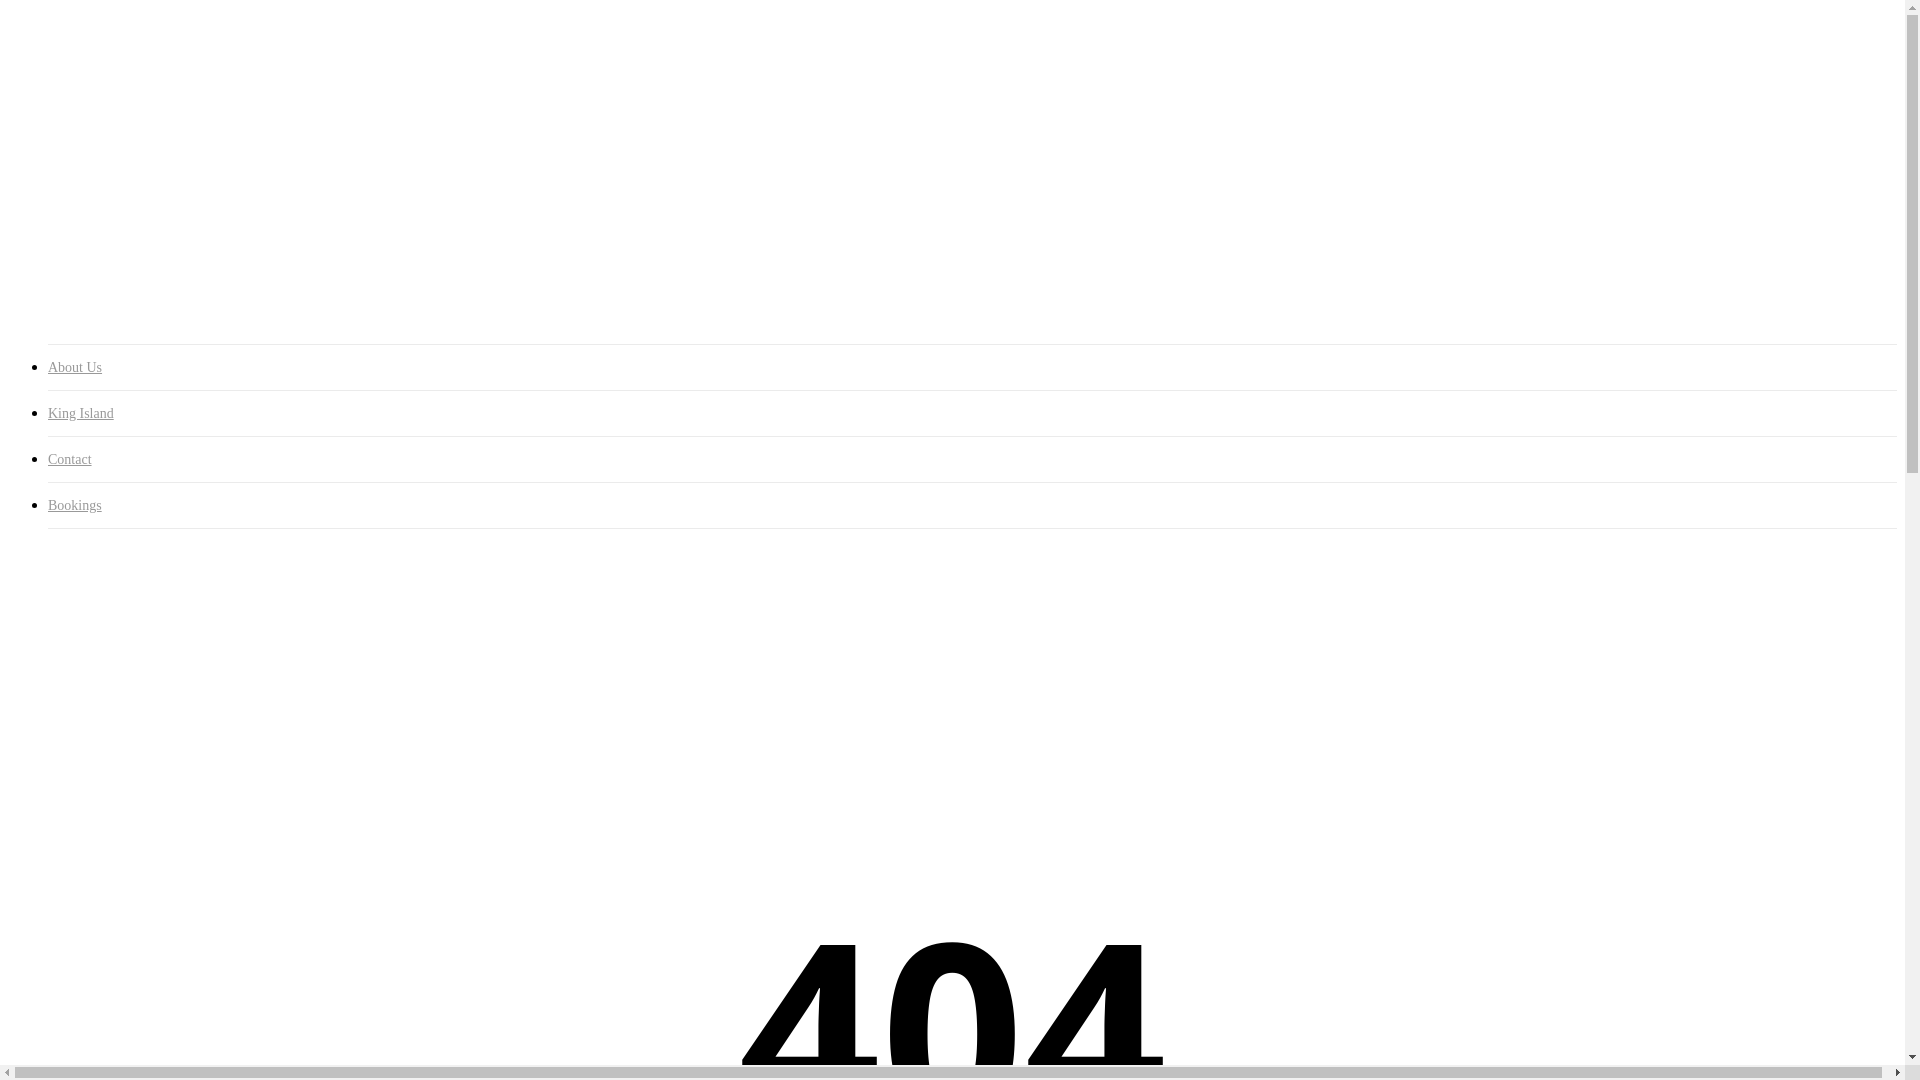  What do you see at coordinates (84, 213) in the screenshot?
I see `'King Island'` at bounding box center [84, 213].